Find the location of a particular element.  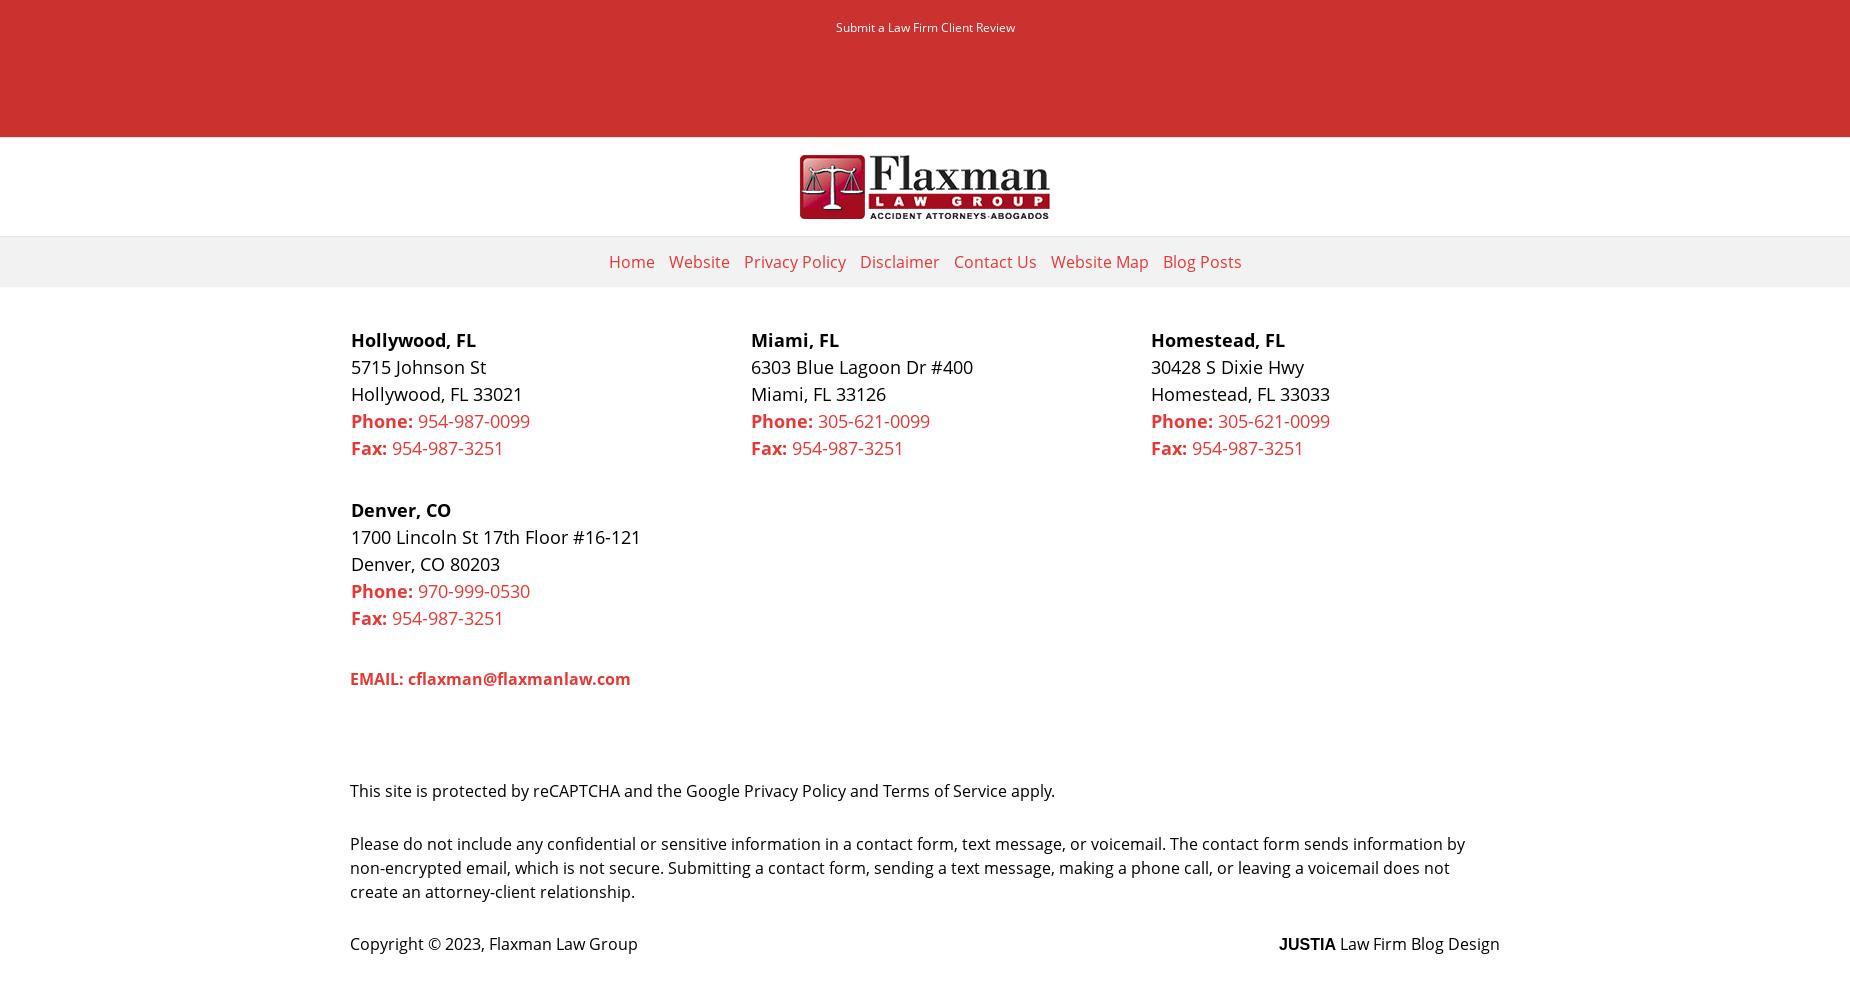

'Submit a Law Firm Client Review' is located at coordinates (924, 27).